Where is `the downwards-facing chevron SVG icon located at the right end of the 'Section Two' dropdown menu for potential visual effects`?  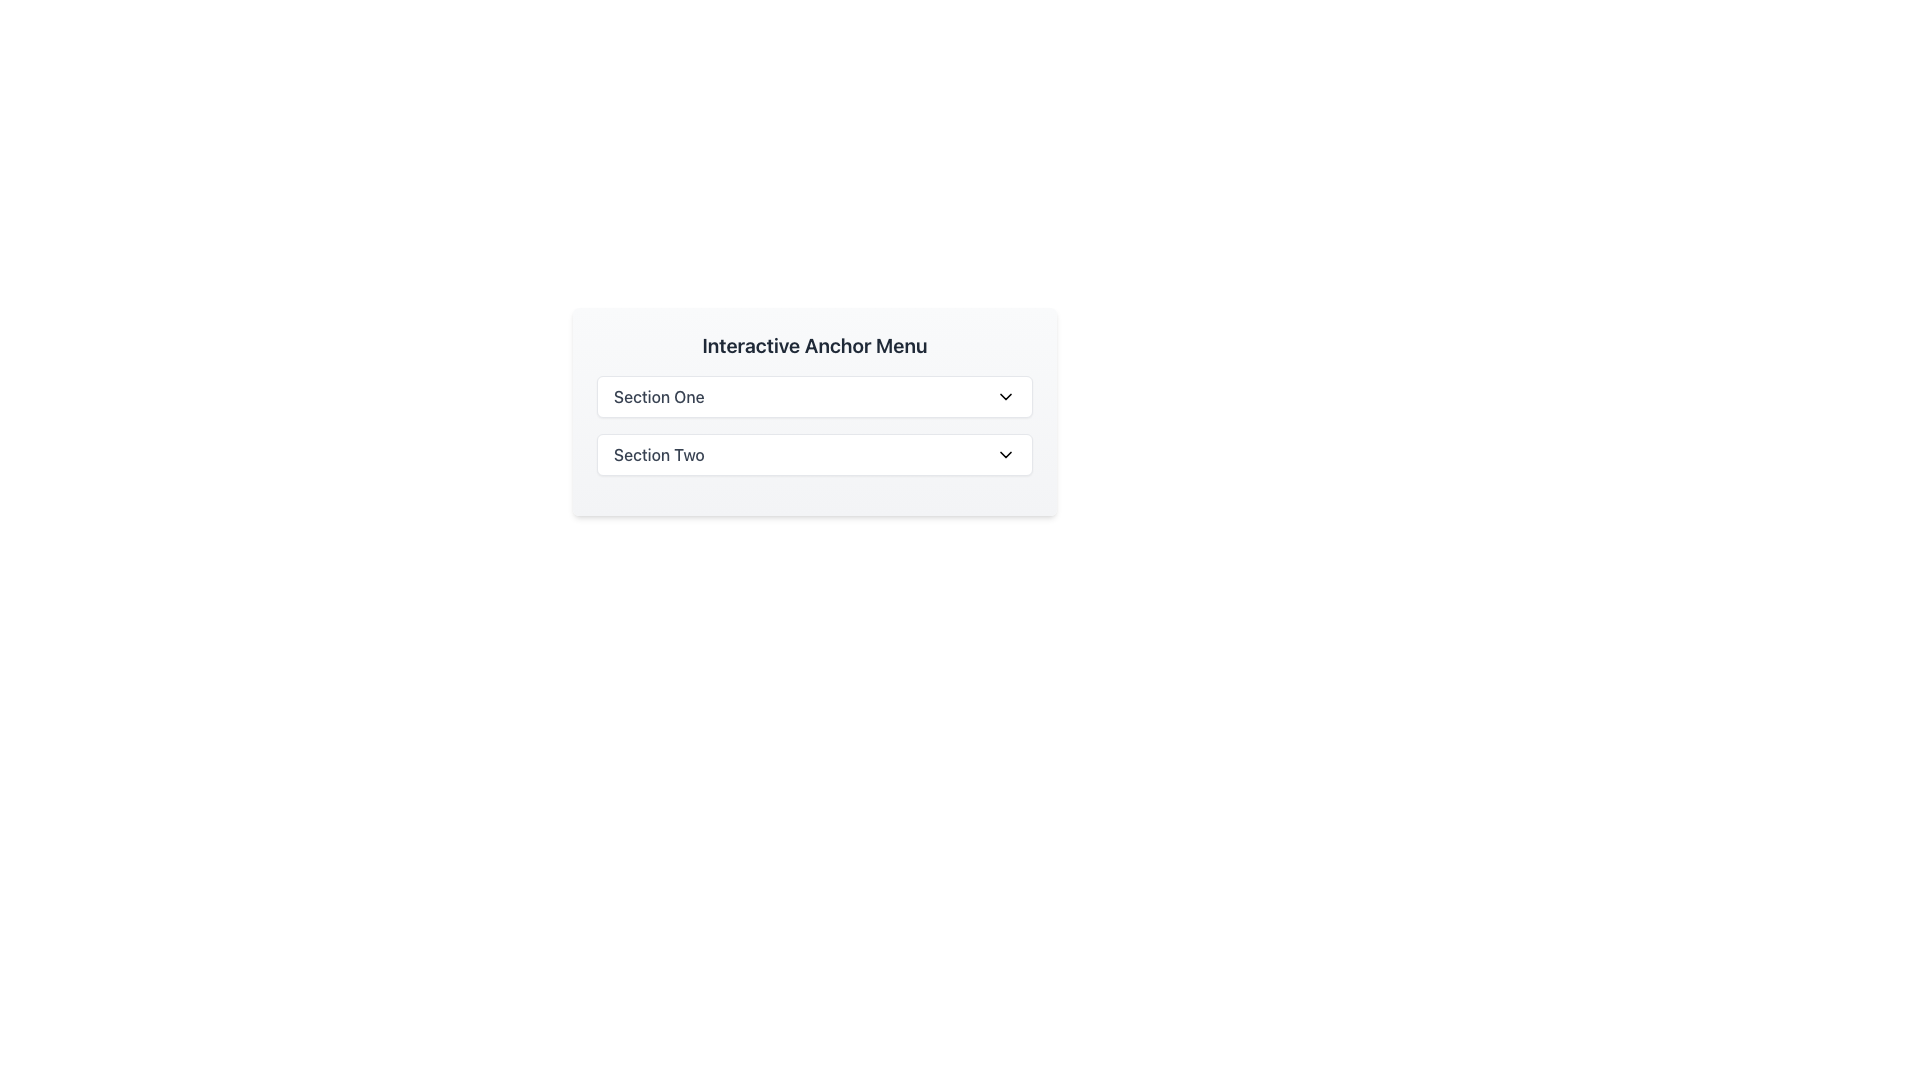
the downwards-facing chevron SVG icon located at the right end of the 'Section Two' dropdown menu for potential visual effects is located at coordinates (1006, 455).